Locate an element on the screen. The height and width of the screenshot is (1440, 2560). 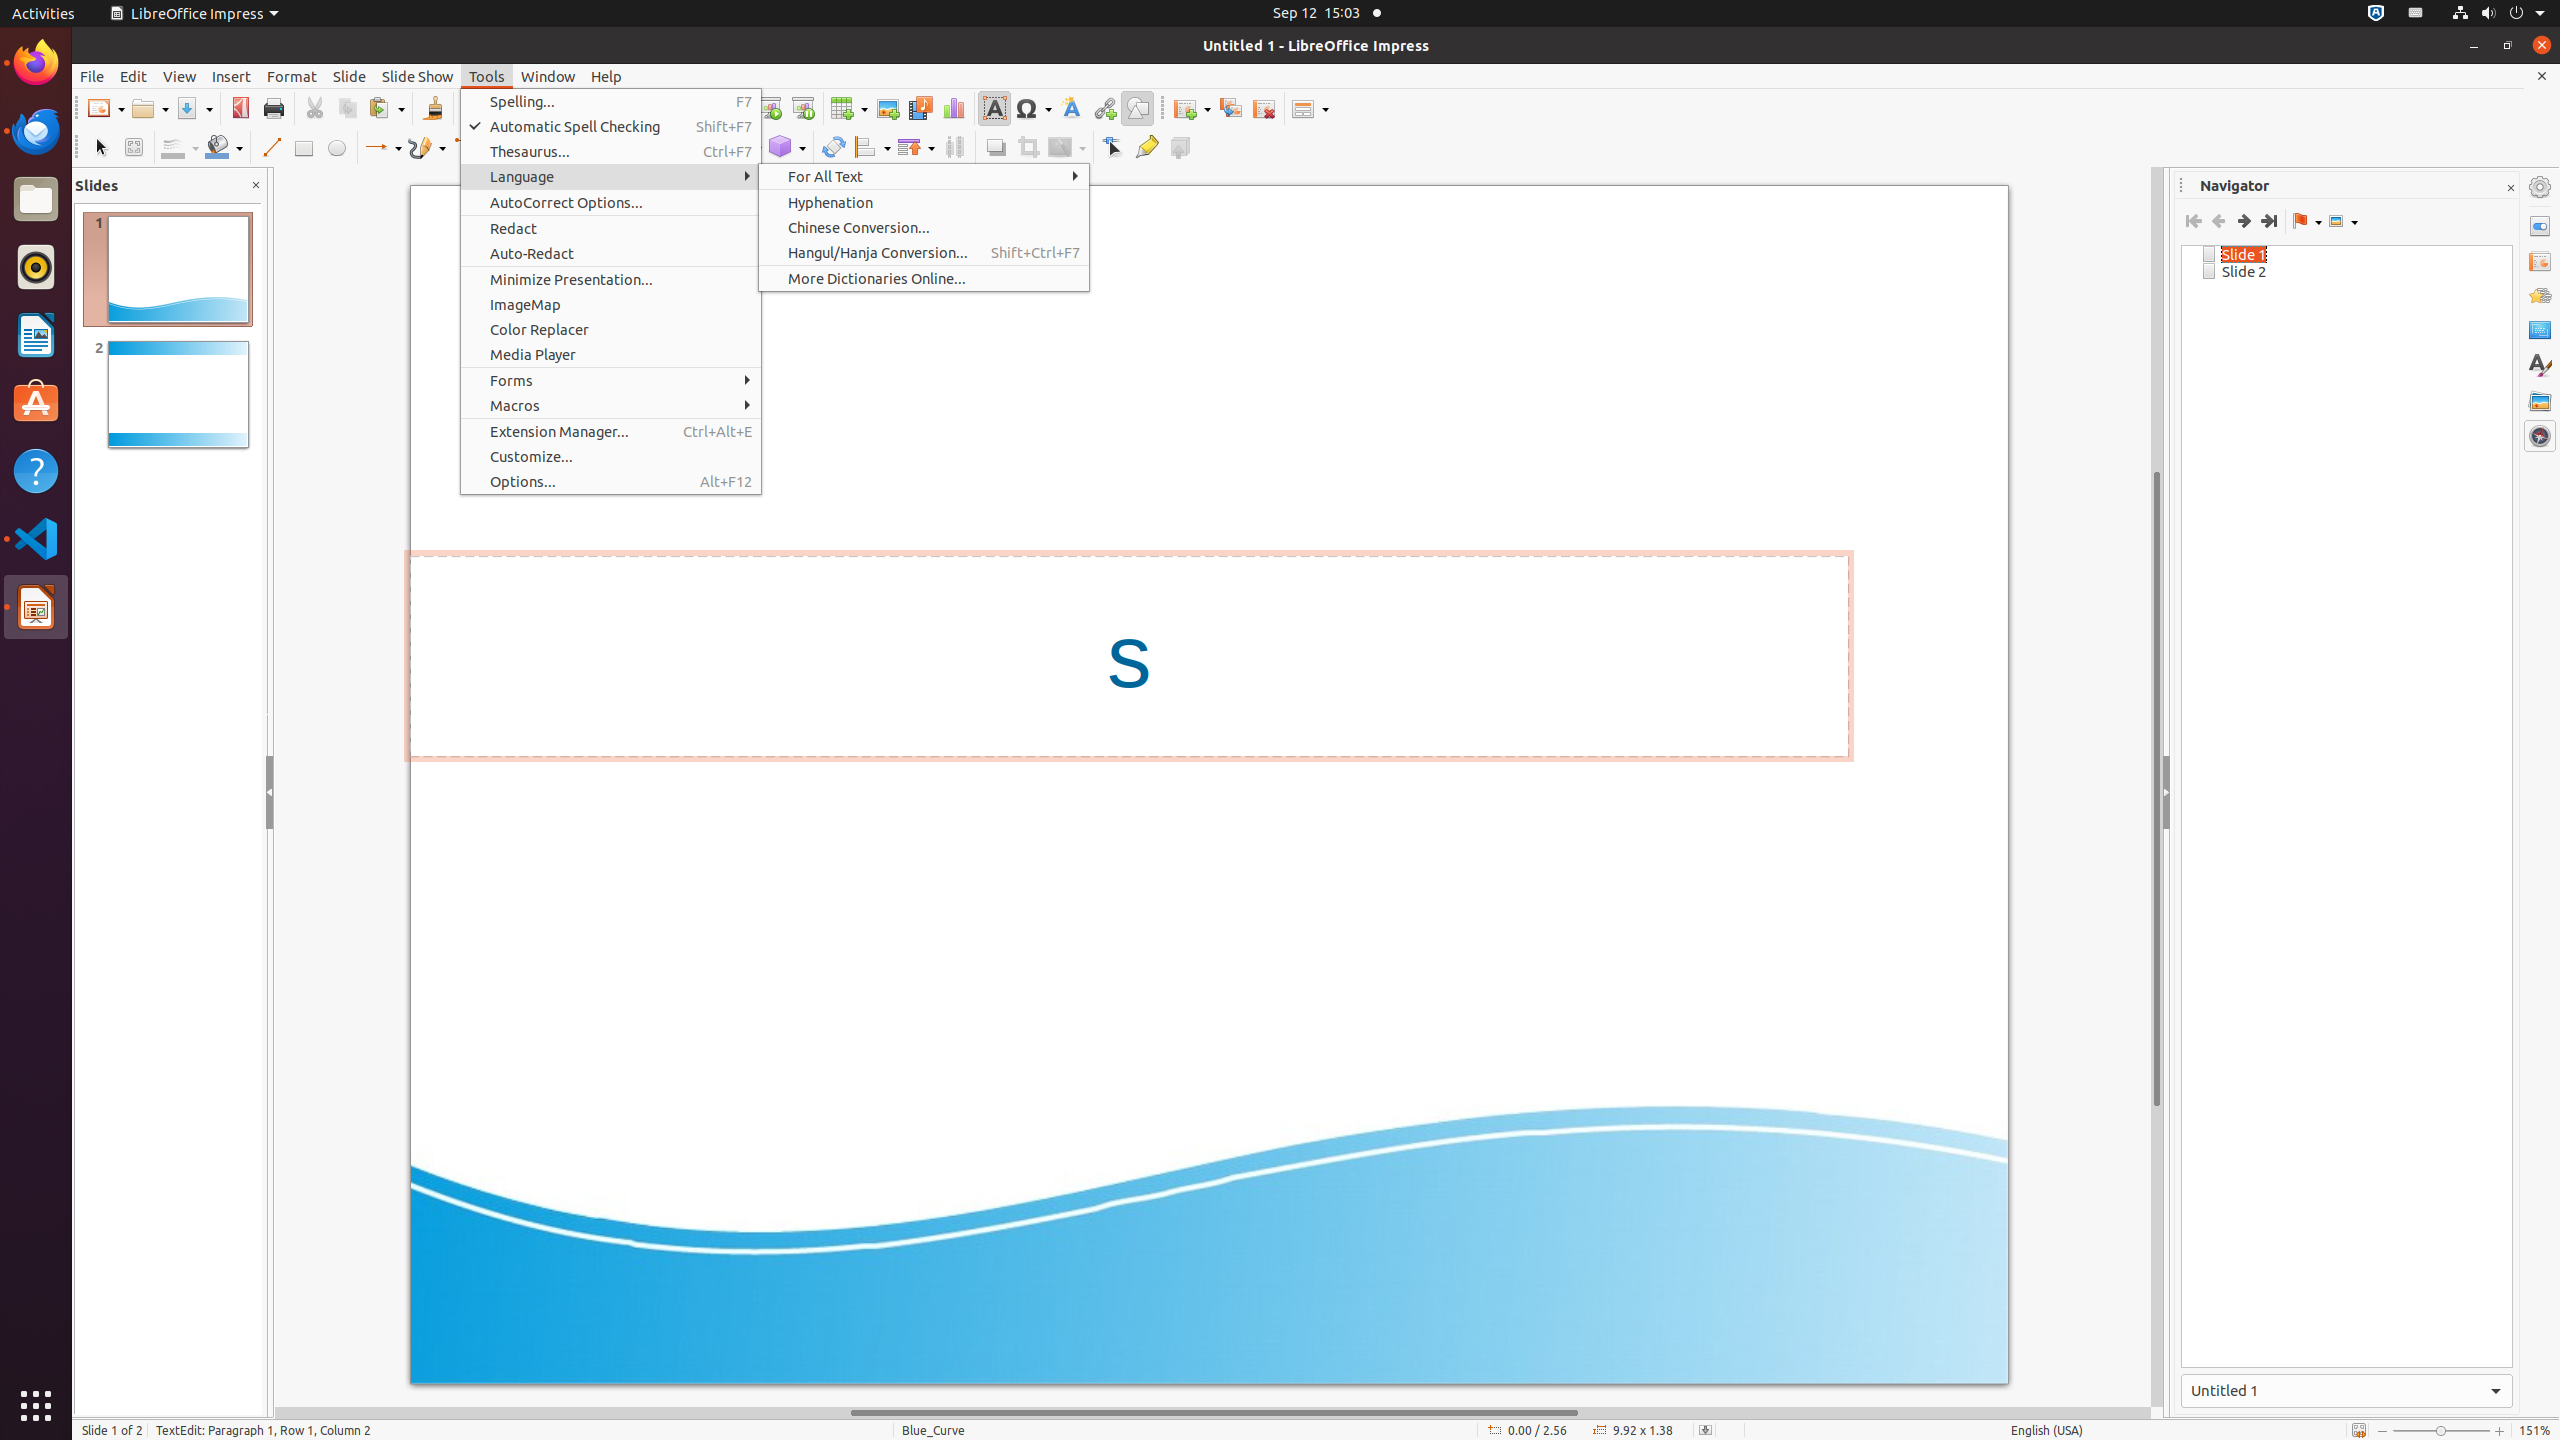
'Ubuntu Software' is located at coordinates (36, 402).